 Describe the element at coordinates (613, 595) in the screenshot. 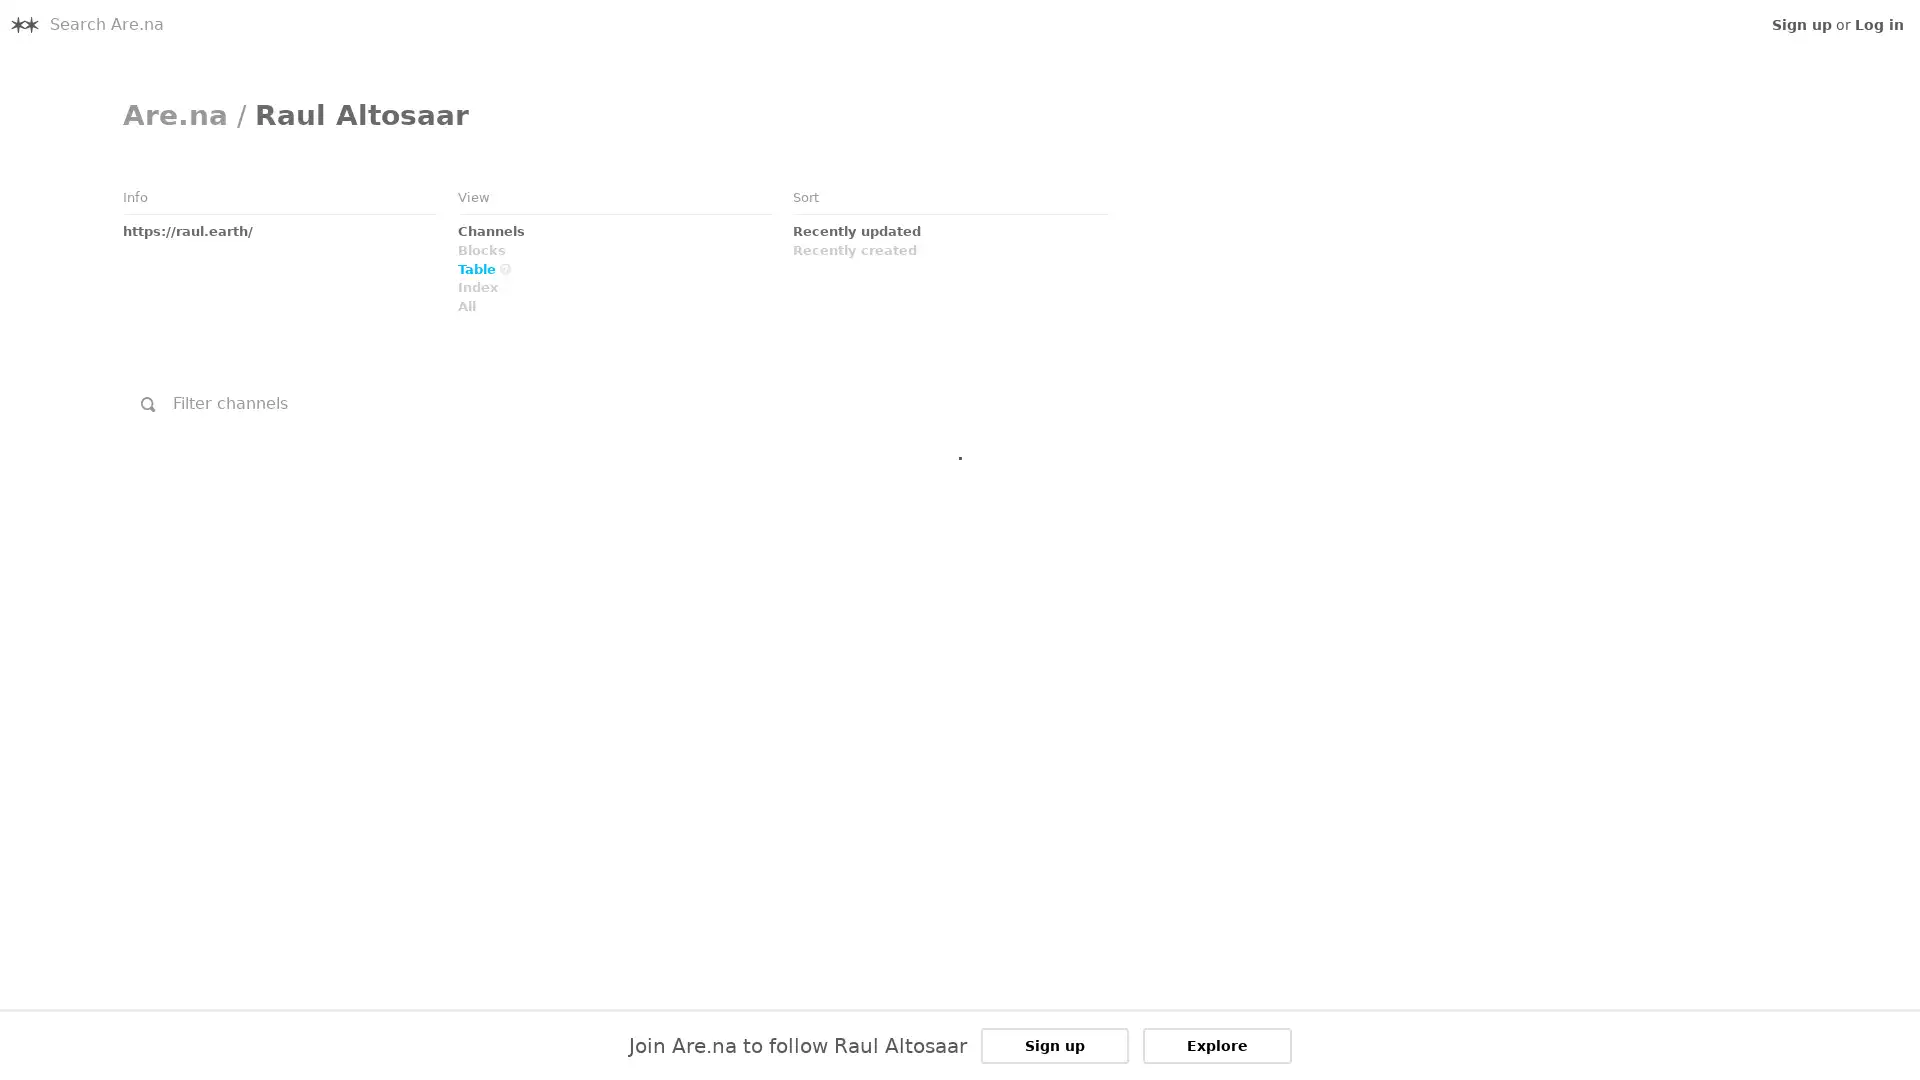

I see `Link to Embed: Zimoun : 25 woodworms, wood, microphone, sound system, 2009` at that location.